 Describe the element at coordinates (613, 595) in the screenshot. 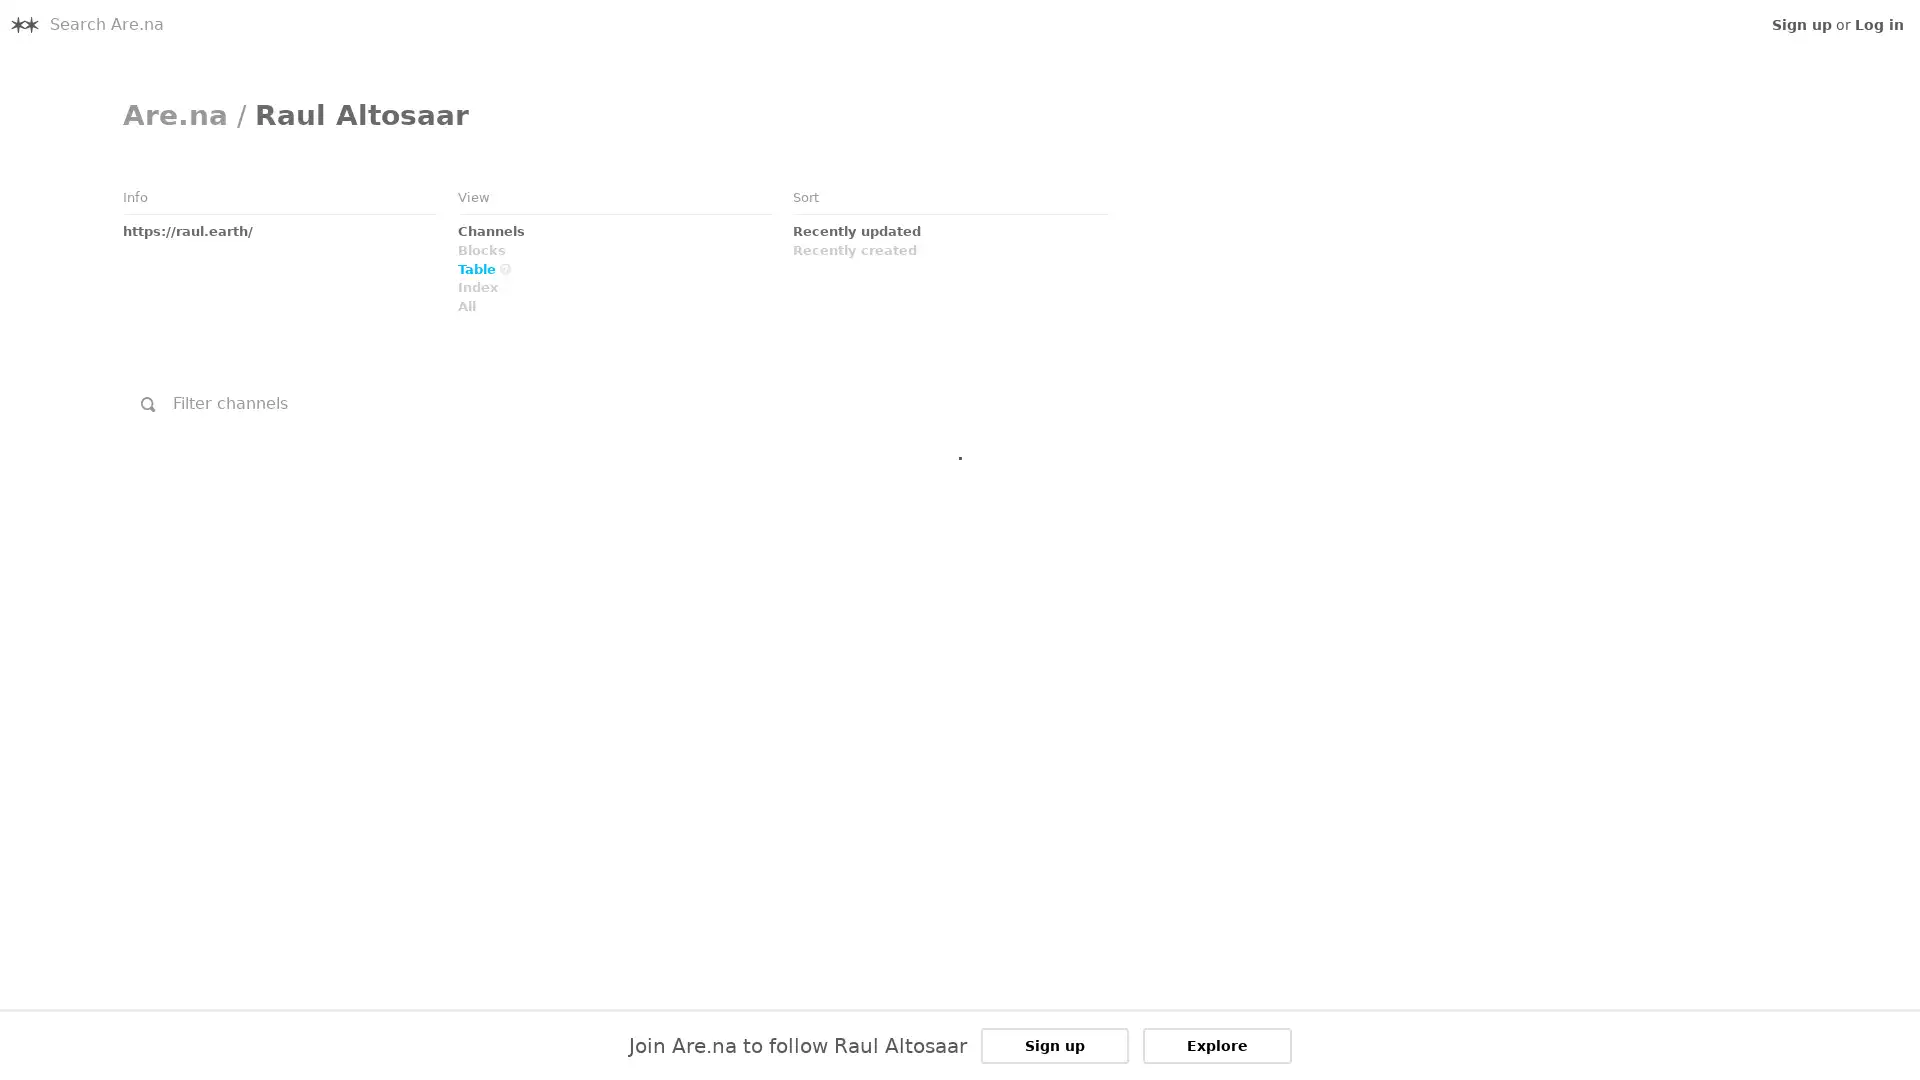

I see `Link to Embed: Zimoun : 25 woodworms, wood, microphone, sound system, 2009` at that location.